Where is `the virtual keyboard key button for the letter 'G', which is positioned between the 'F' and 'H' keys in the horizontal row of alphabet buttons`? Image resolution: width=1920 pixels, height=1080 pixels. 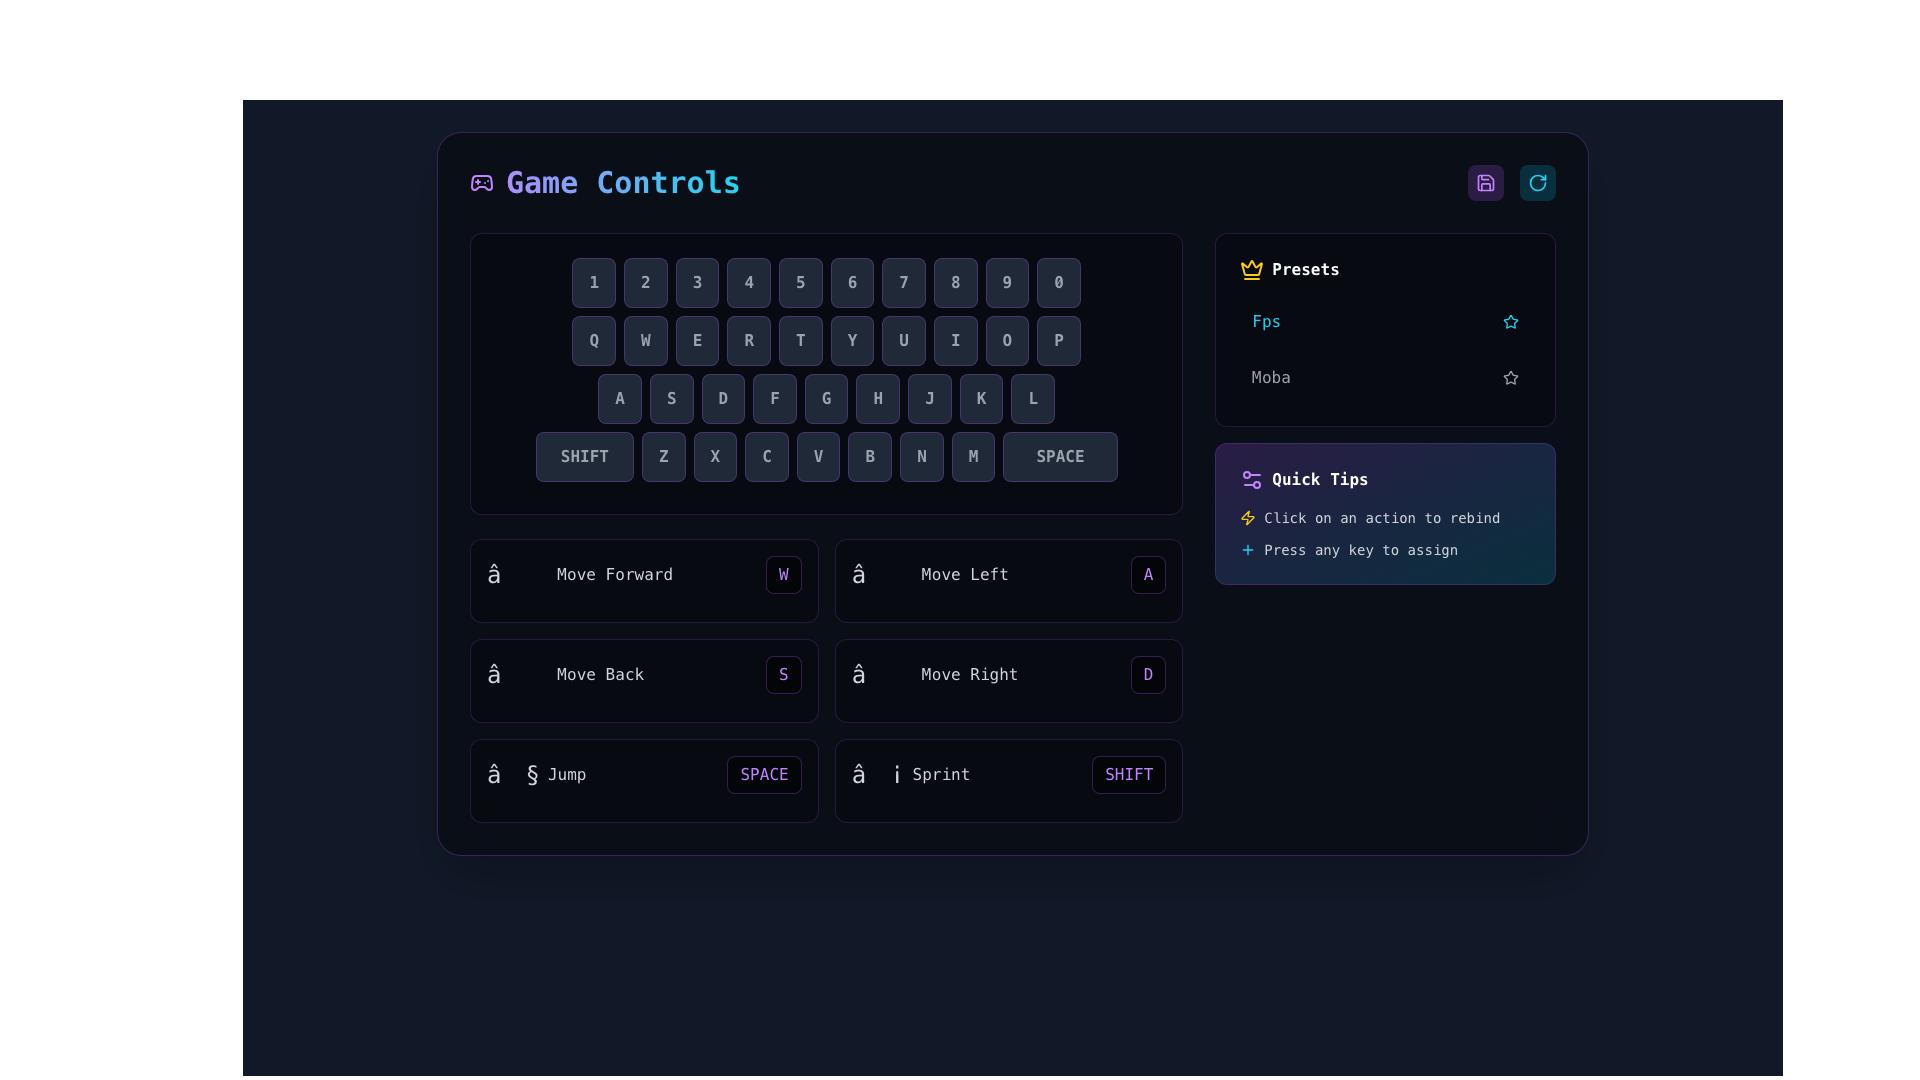 the virtual keyboard key button for the letter 'G', which is positioned between the 'F' and 'H' keys in the horizontal row of alphabet buttons is located at coordinates (826, 398).